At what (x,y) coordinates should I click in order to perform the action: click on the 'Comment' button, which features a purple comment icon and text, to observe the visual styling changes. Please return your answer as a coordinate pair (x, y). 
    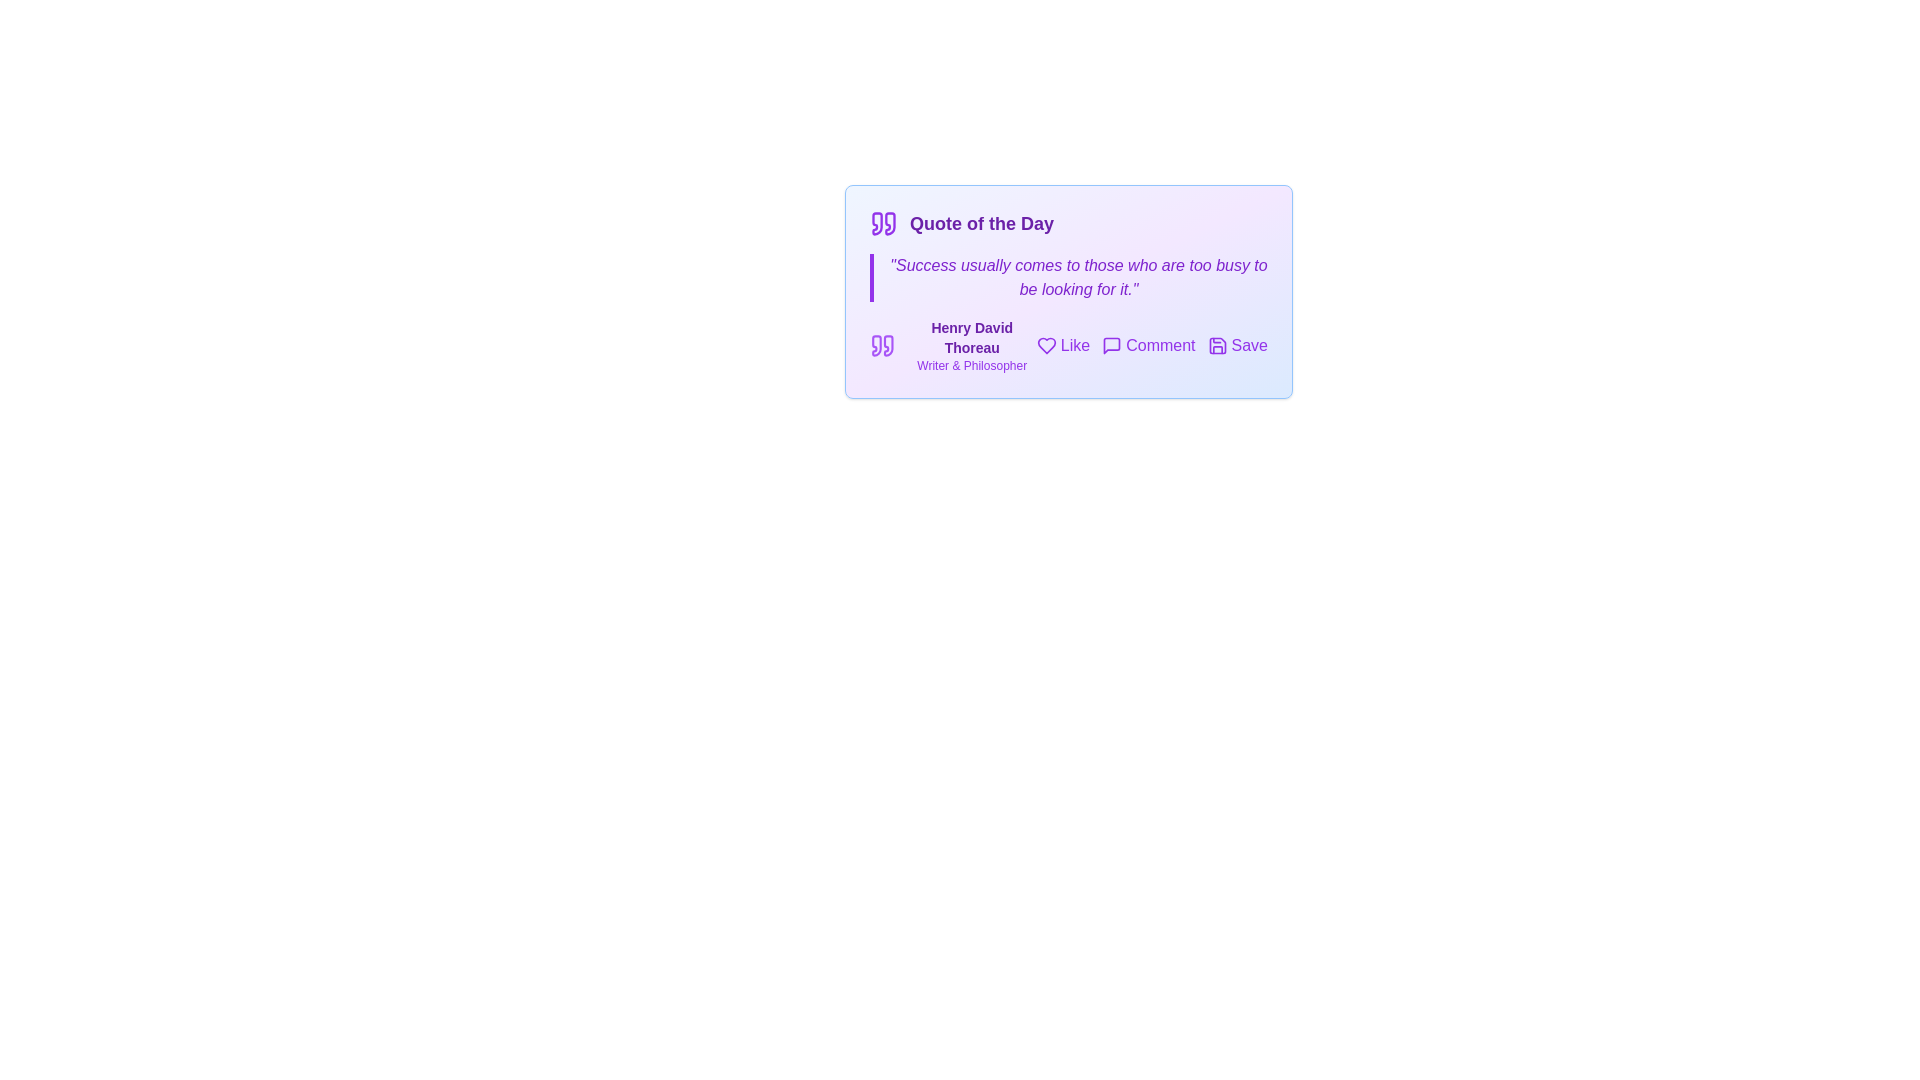
    Looking at the image, I should click on (1148, 345).